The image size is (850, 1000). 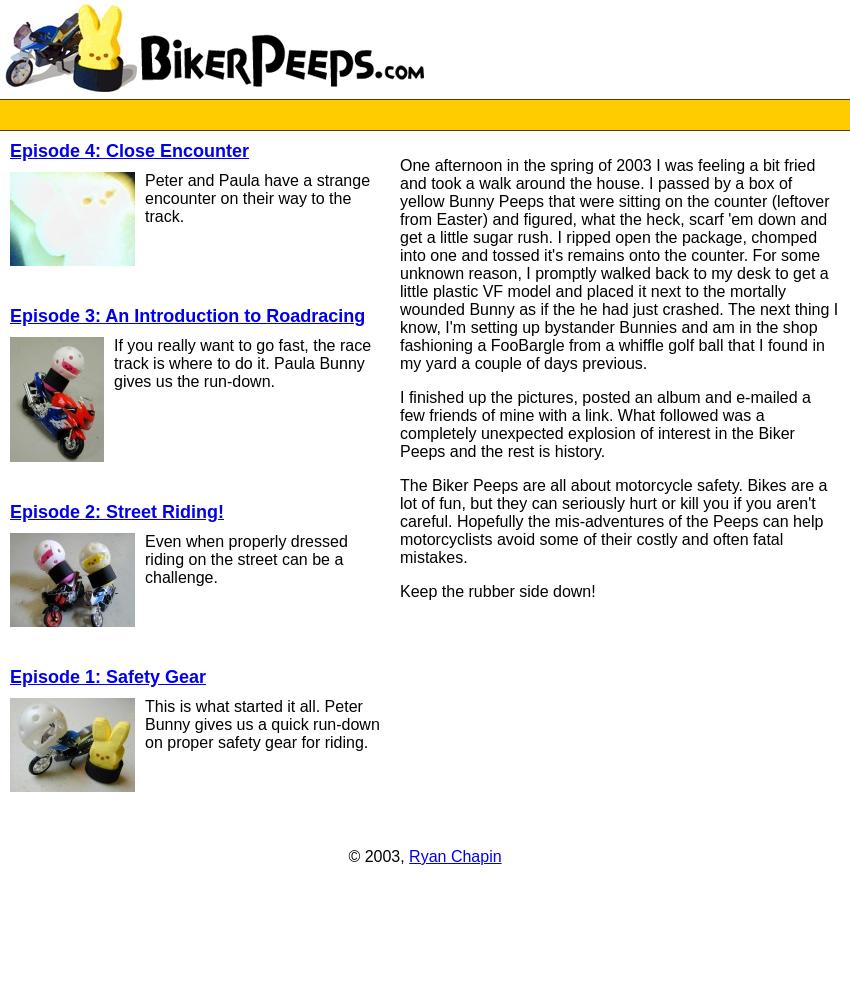 I want to click on 'If you really want to go fast, the race track is where to do it.  Paula Bunny gives us the run-down.', so click(x=112, y=362).